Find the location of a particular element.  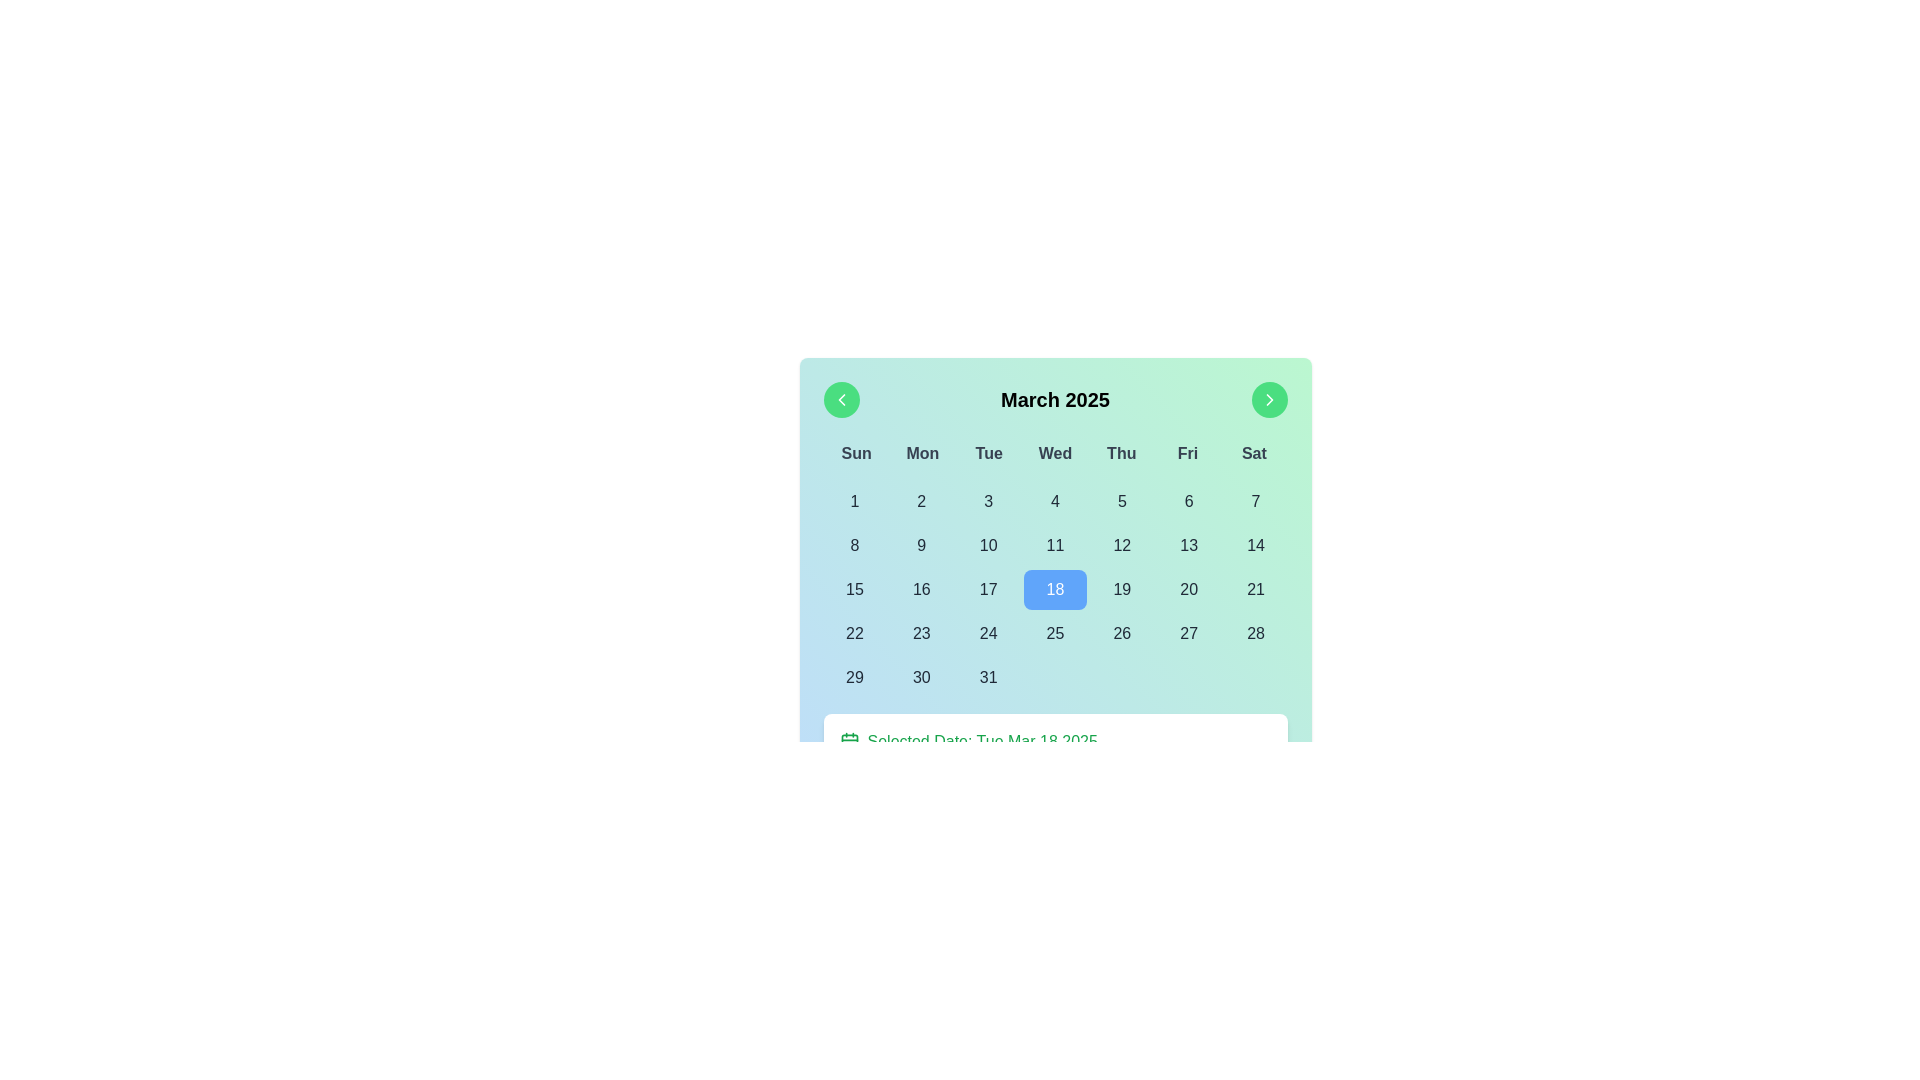

the chevron icon located in the top-right corner of the calendar interface is located at coordinates (1268, 400).